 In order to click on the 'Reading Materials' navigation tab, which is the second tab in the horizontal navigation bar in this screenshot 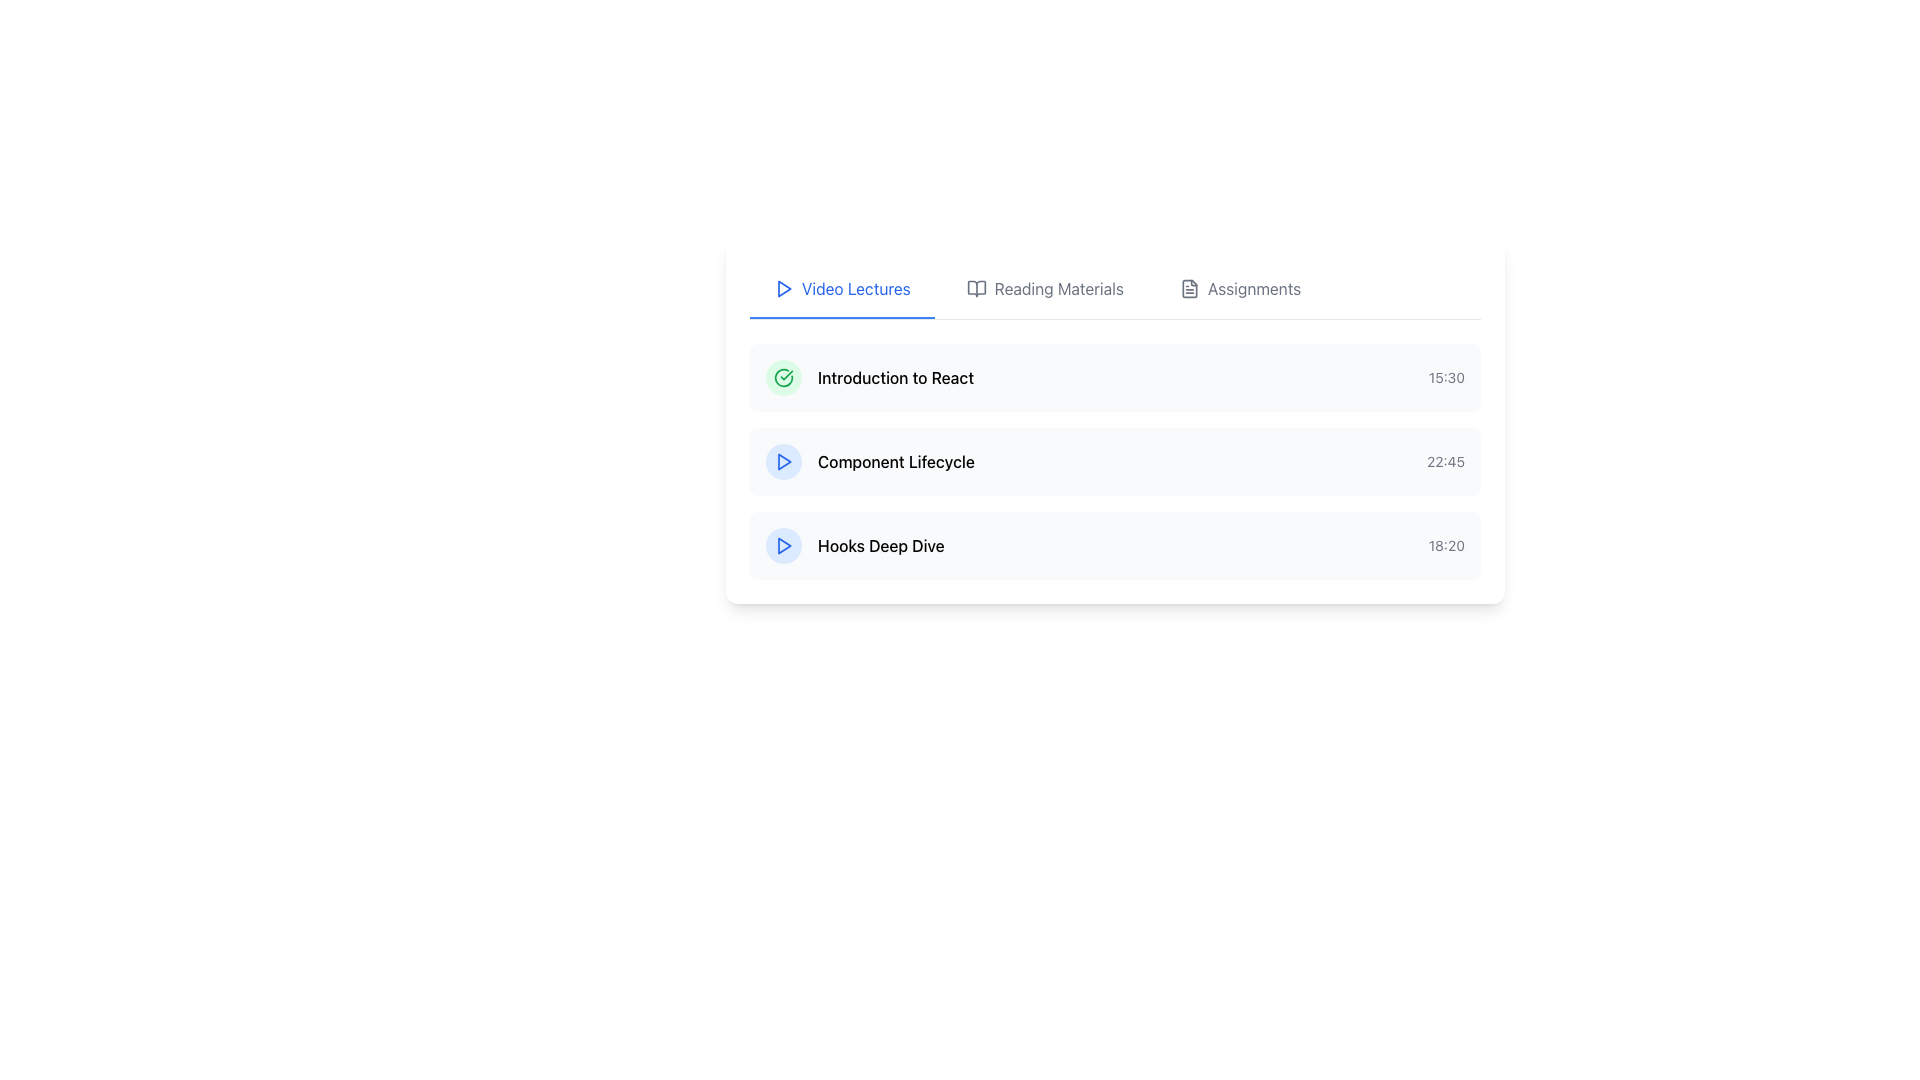, I will do `click(1044, 289)`.